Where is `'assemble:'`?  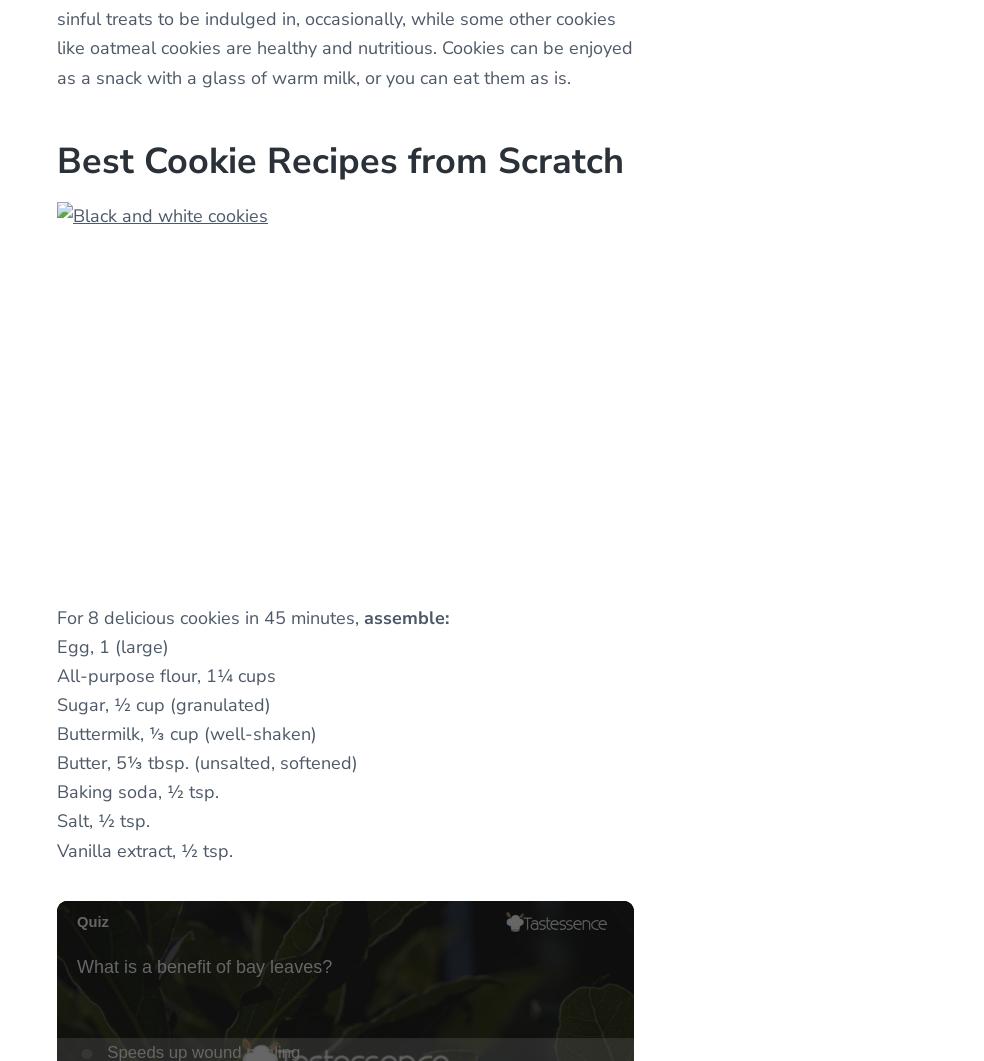 'assemble:' is located at coordinates (406, 615).